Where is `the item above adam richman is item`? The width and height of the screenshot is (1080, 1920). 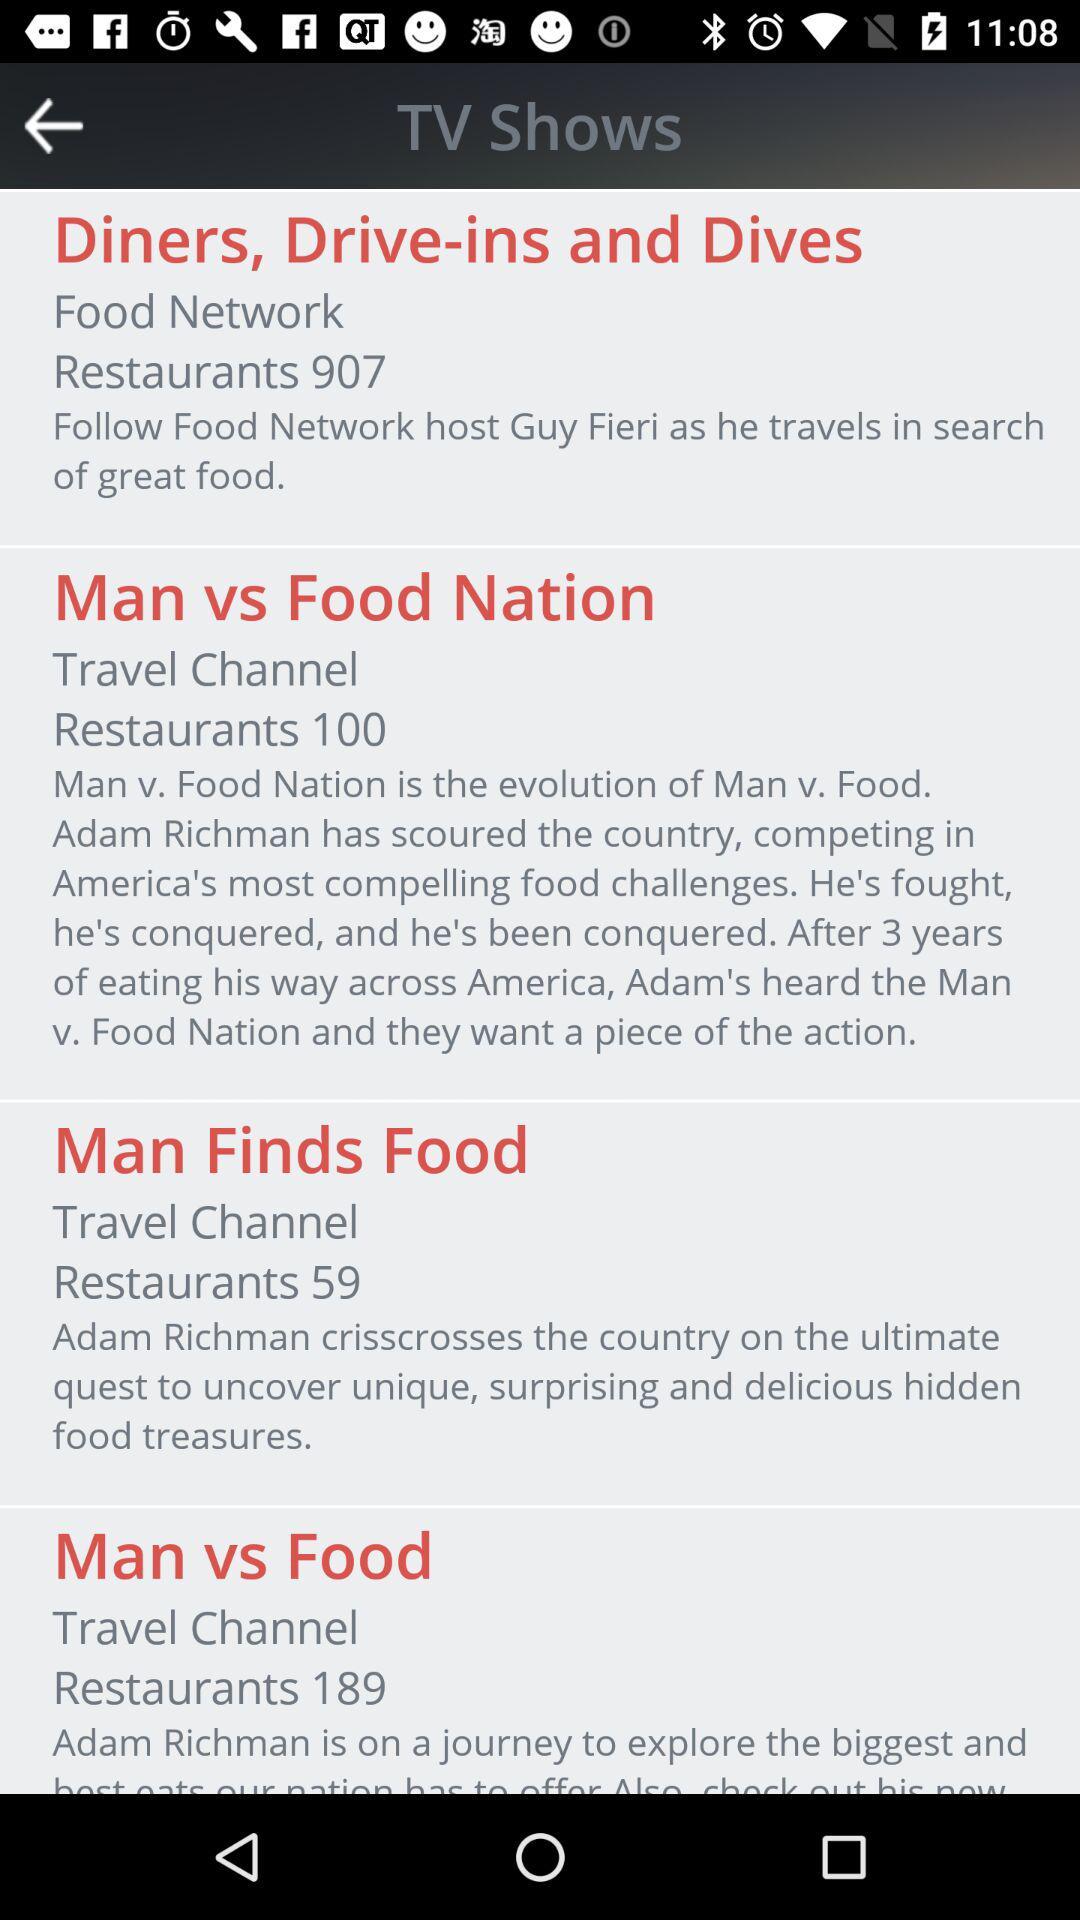
the item above adam richman is item is located at coordinates (219, 1685).